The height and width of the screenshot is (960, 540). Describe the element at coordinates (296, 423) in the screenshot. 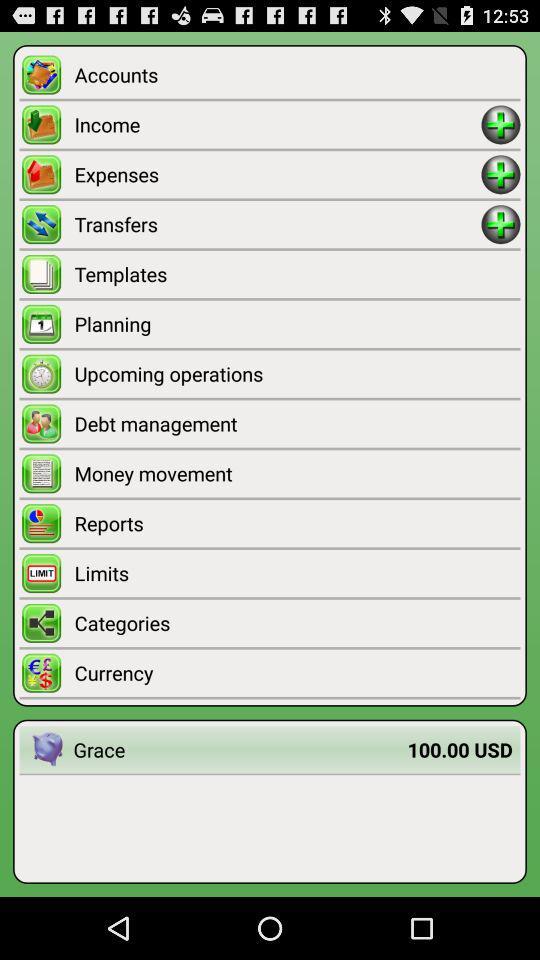

I see `debt management` at that location.